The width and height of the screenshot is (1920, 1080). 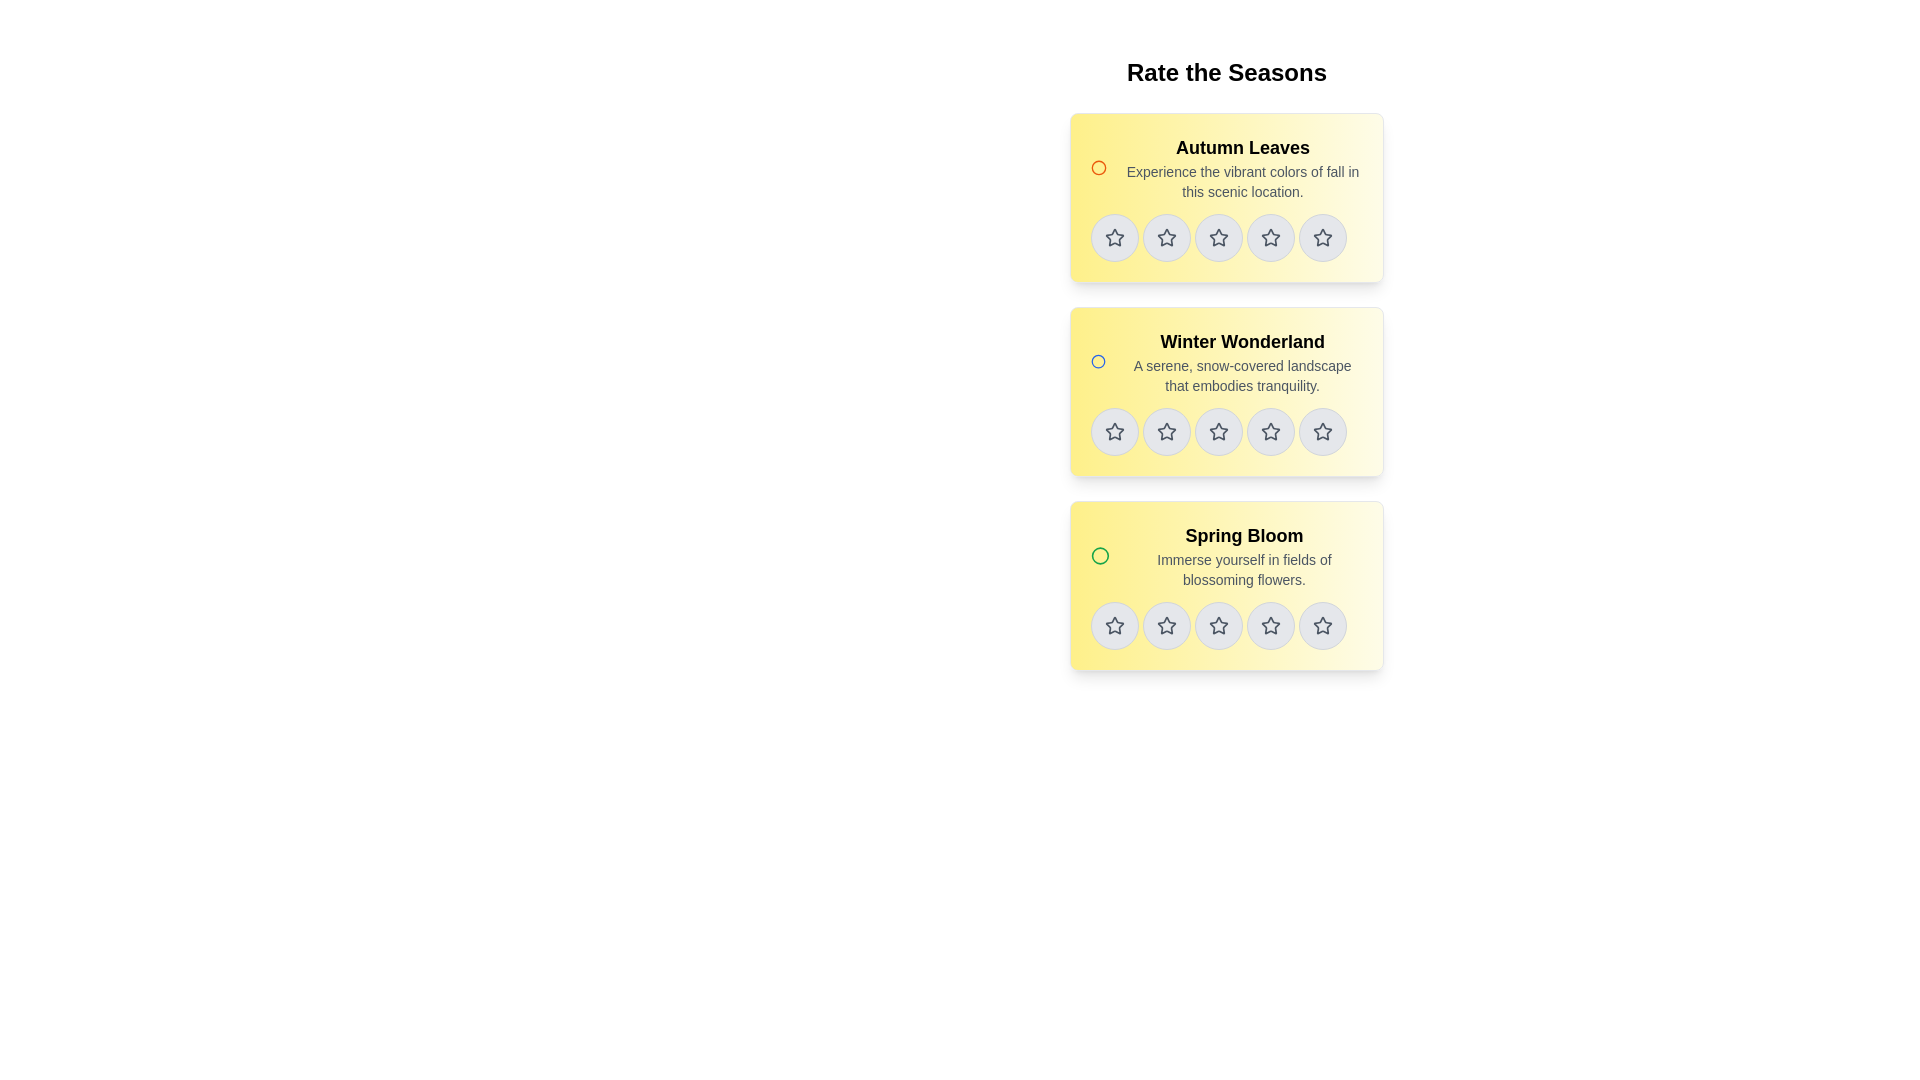 I want to click on the circular button with a light gray background and a star icon, so click(x=1113, y=431).